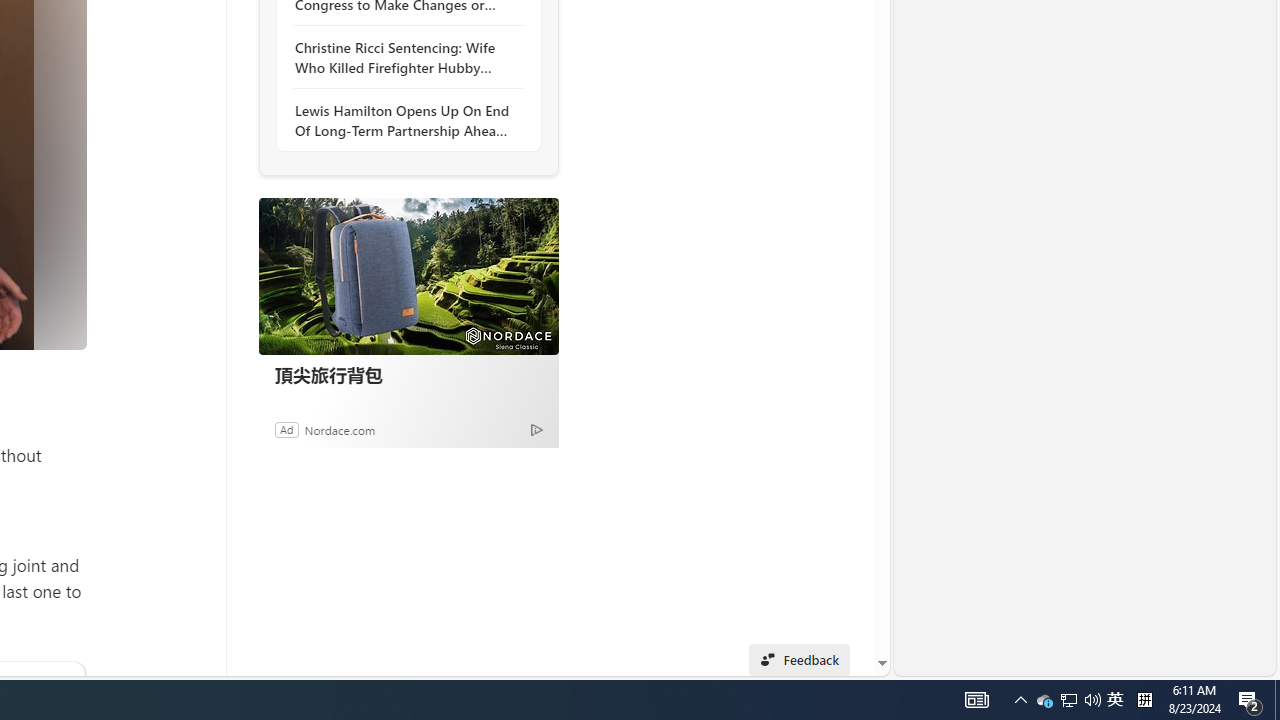 The height and width of the screenshot is (720, 1280). What do you see at coordinates (285, 428) in the screenshot?
I see `'Ad'` at bounding box center [285, 428].